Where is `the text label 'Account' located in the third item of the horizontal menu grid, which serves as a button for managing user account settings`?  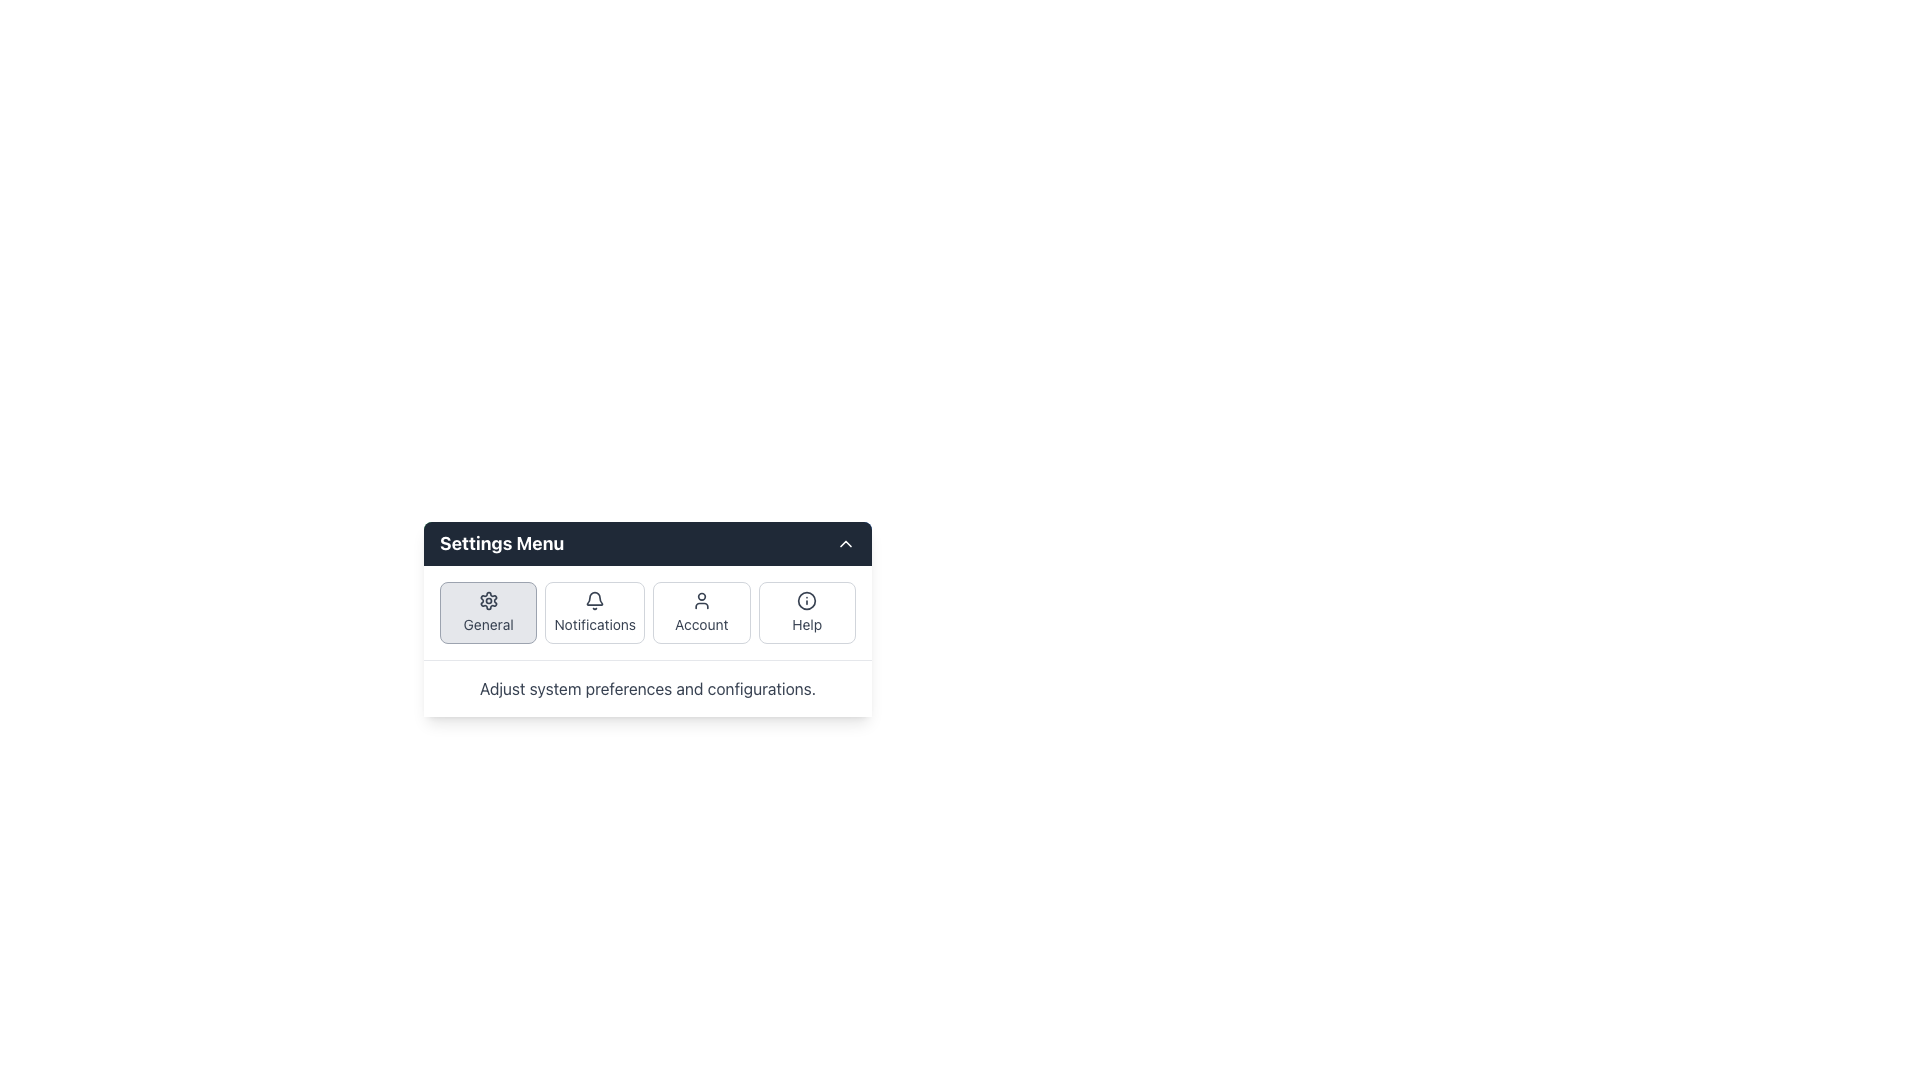 the text label 'Account' located in the third item of the horizontal menu grid, which serves as a button for managing user account settings is located at coordinates (701, 623).